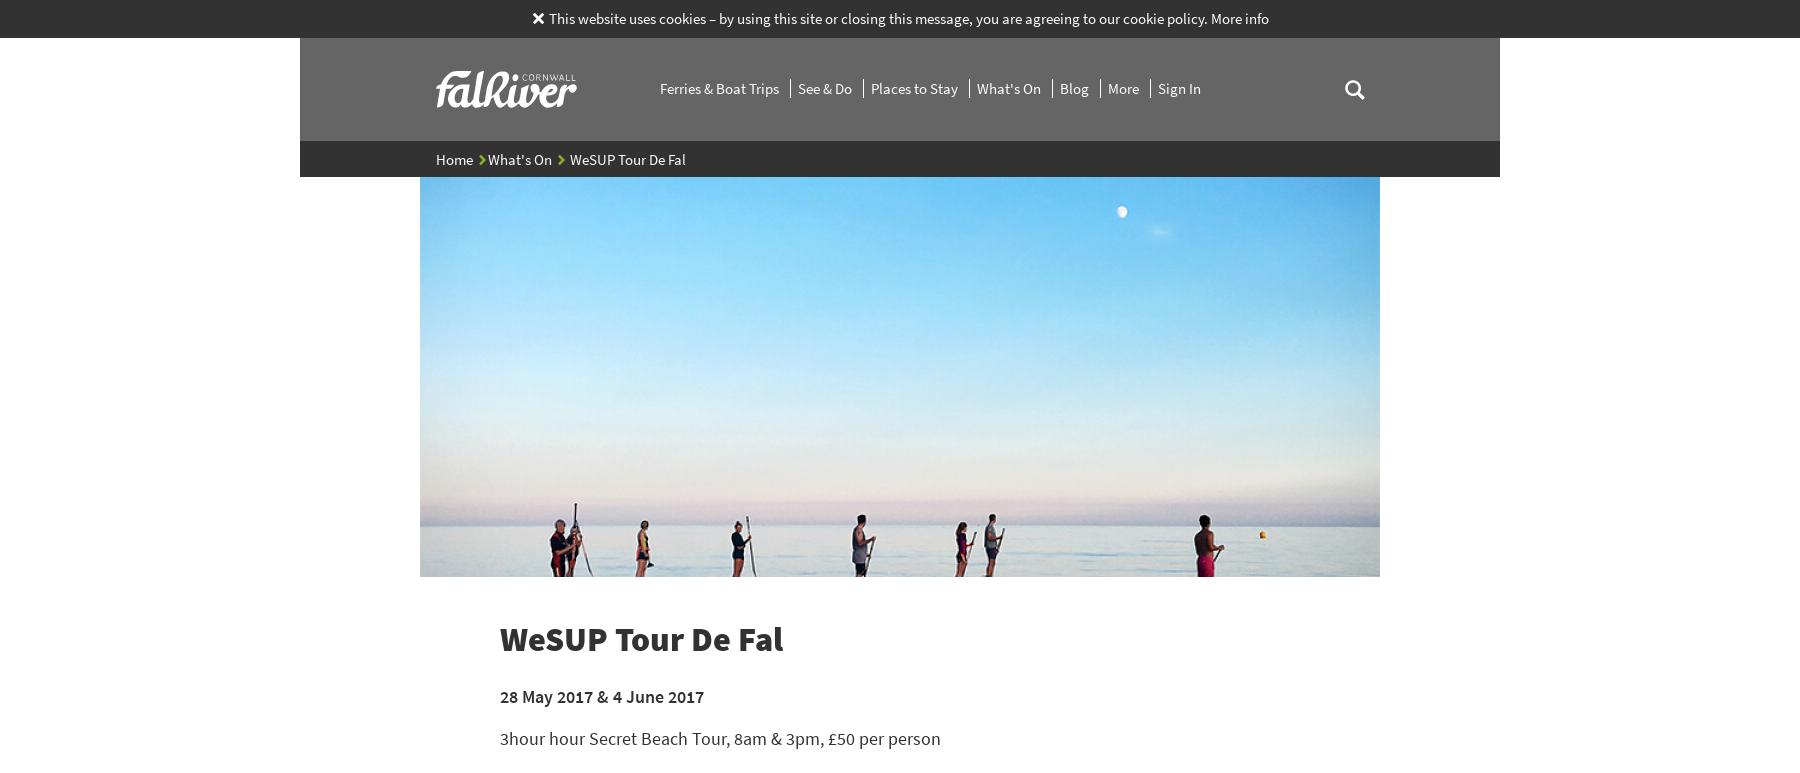  I want to click on '28 May 2017 & 4 June 2017', so click(601, 694).